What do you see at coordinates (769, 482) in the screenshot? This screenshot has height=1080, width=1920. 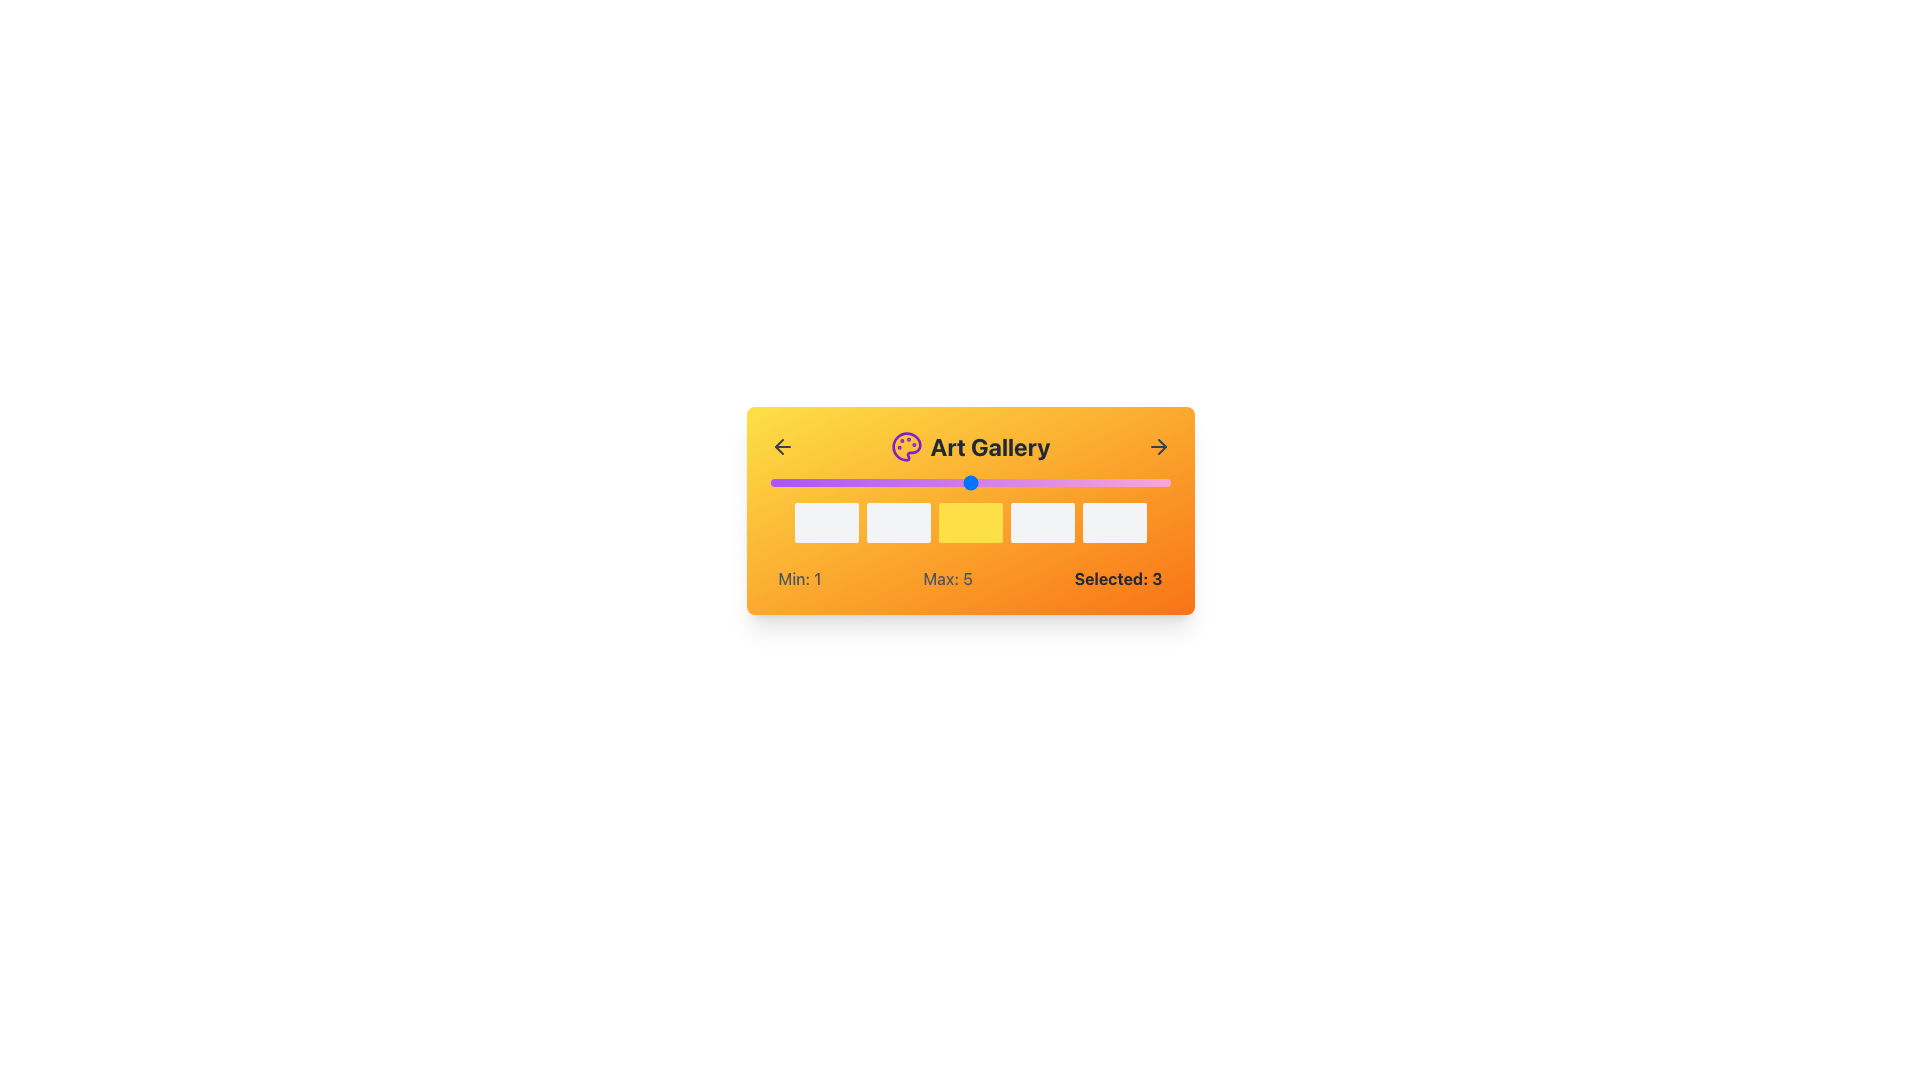 I see `the slider` at bounding box center [769, 482].